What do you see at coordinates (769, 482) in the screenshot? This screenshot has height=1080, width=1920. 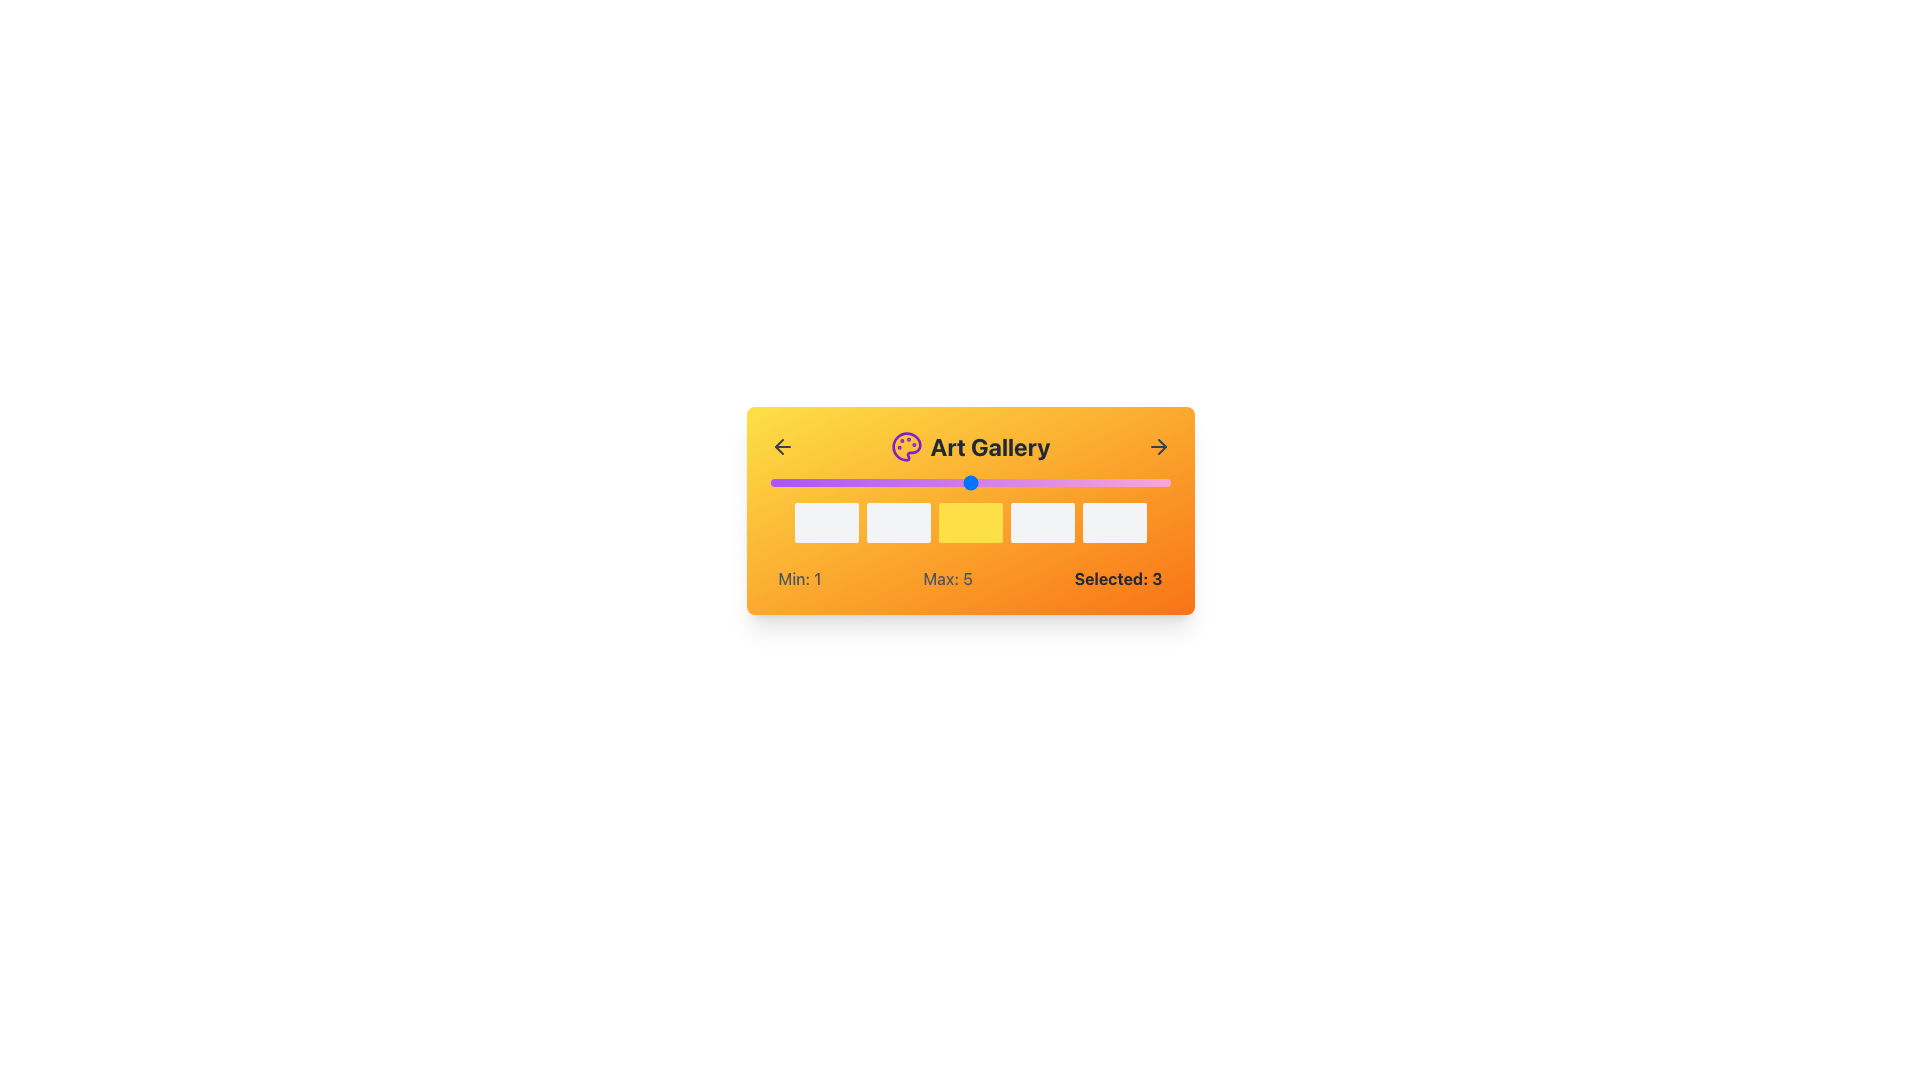 I see `the slider` at bounding box center [769, 482].